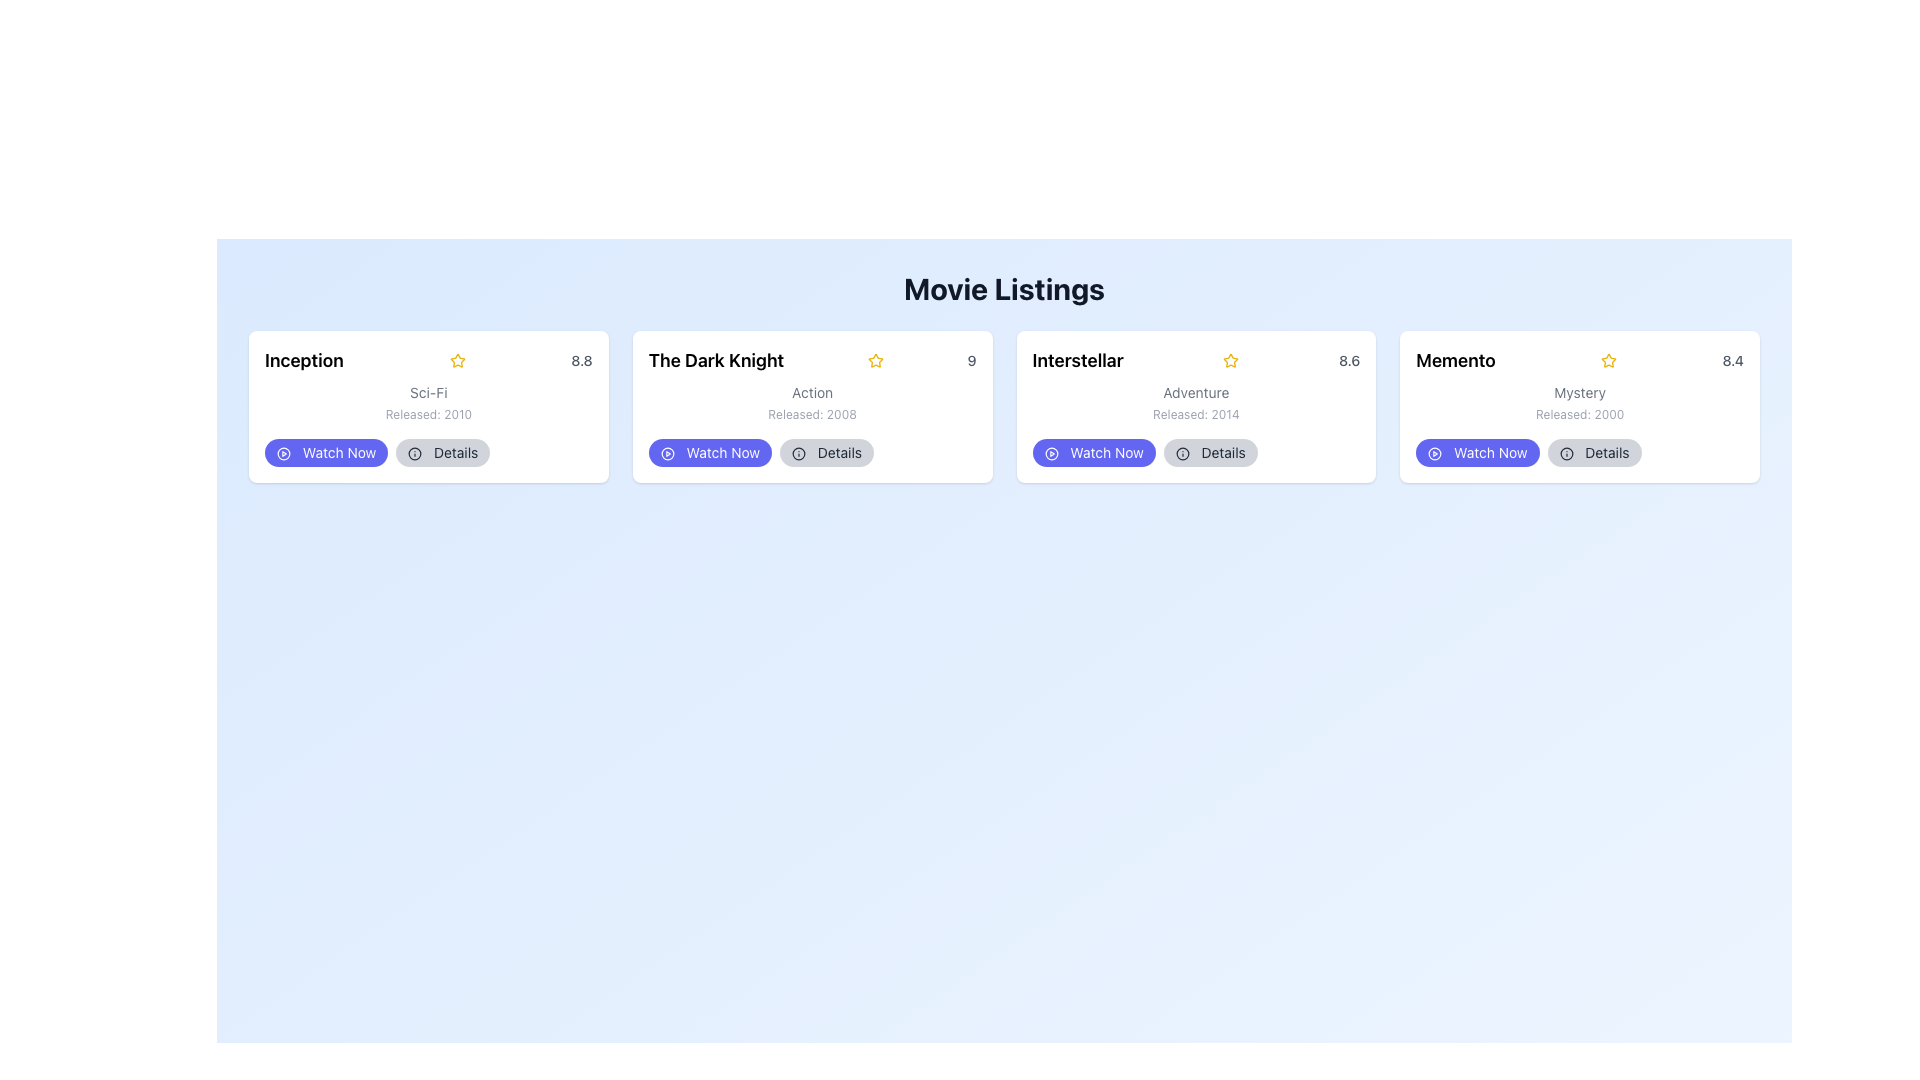 The image size is (1920, 1080). I want to click on the circular play icon within the 'Watch Now' button on the fourth movie card (Memento) in the Movie Listings section, so click(1434, 454).